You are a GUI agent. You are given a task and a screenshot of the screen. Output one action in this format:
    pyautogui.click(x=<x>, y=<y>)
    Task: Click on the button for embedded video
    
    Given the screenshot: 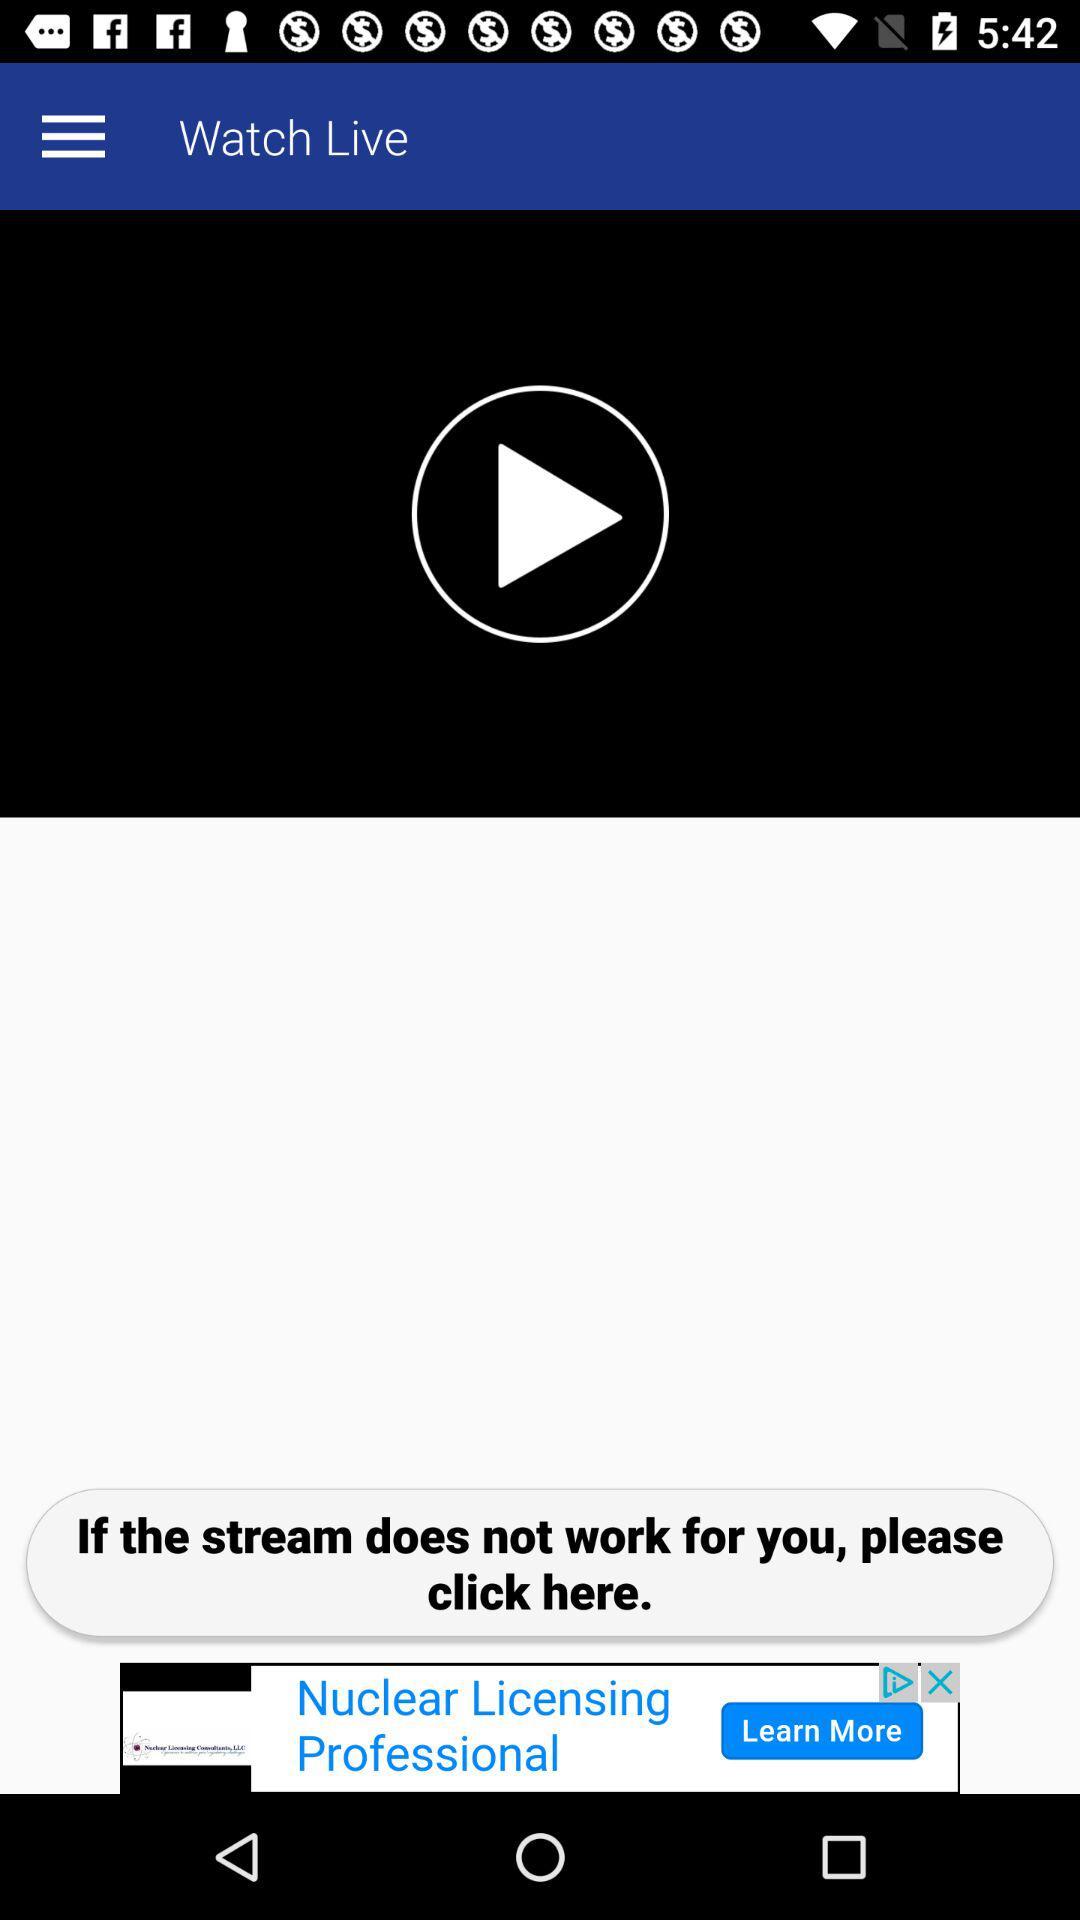 What is the action you would take?
    pyautogui.click(x=540, y=513)
    